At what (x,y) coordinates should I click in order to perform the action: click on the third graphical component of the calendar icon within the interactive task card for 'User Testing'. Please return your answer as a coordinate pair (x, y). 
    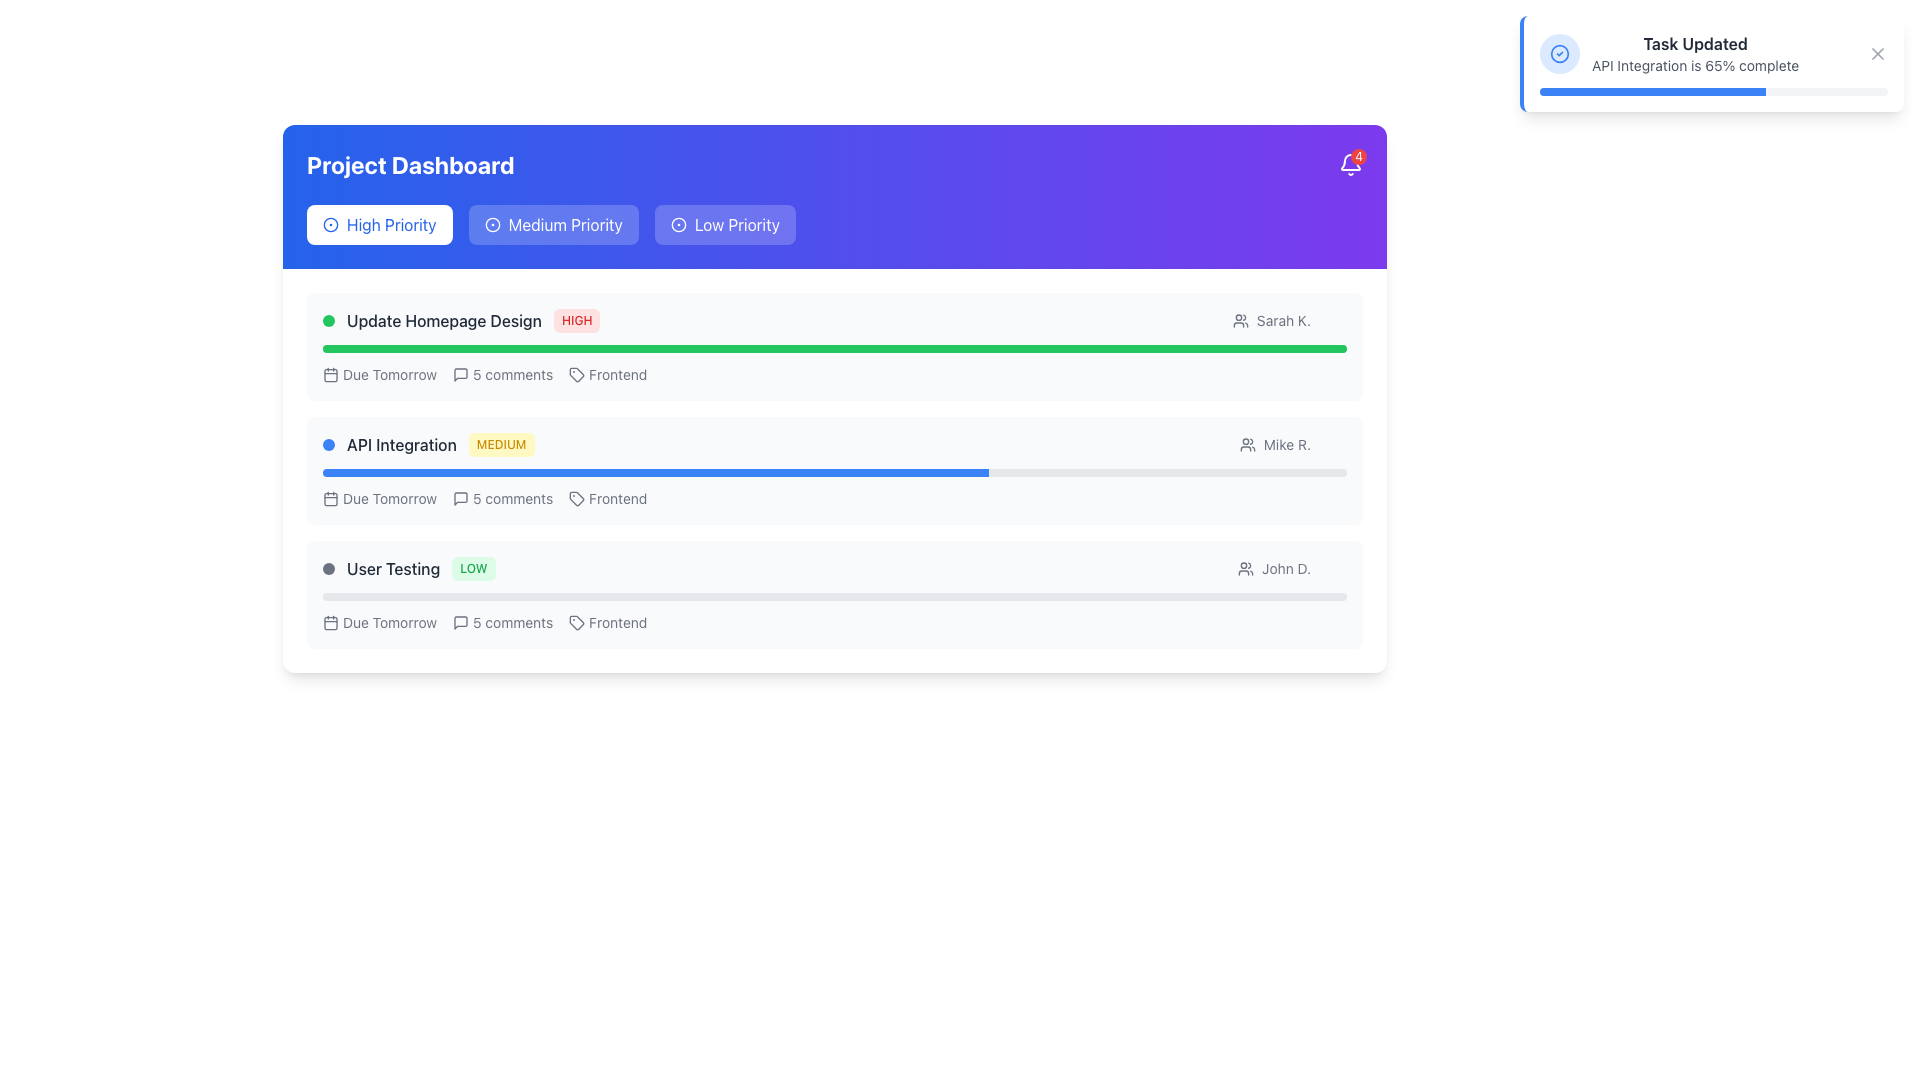
    Looking at the image, I should click on (331, 622).